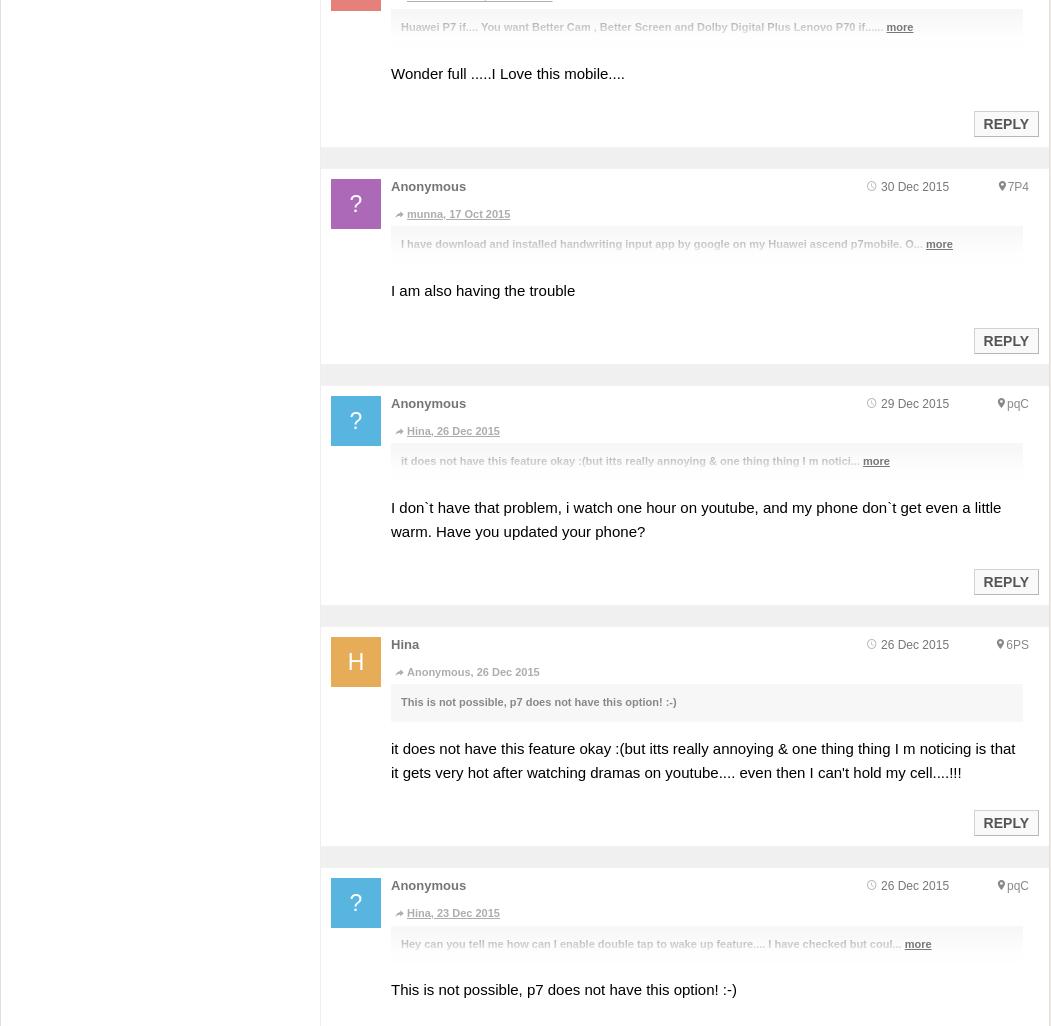 This screenshot has width=1051, height=1026. Describe the element at coordinates (457, 212) in the screenshot. I see `'munna, 17 Oct 2015'` at that location.